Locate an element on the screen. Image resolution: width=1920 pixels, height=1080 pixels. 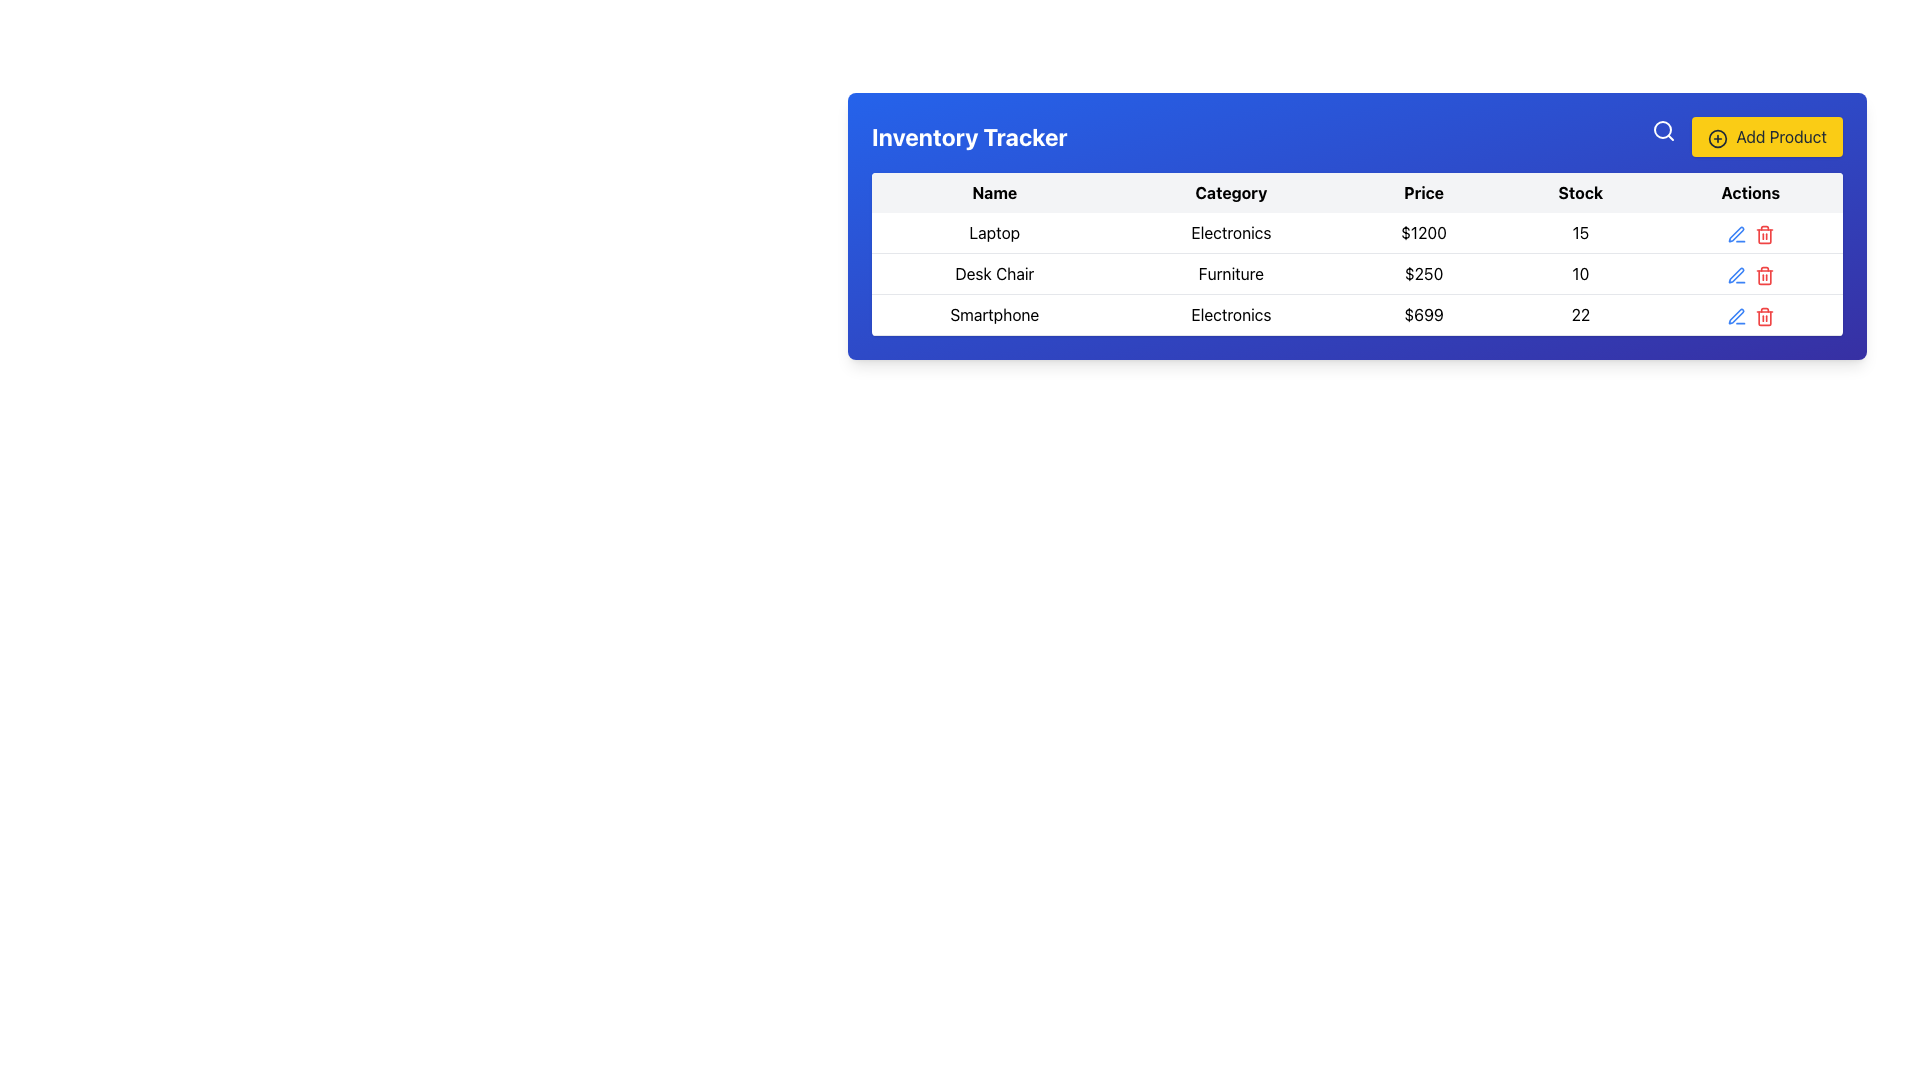
the edit icon button in the 'Actions' column for the 'Desk Chair' item is located at coordinates (1735, 231).